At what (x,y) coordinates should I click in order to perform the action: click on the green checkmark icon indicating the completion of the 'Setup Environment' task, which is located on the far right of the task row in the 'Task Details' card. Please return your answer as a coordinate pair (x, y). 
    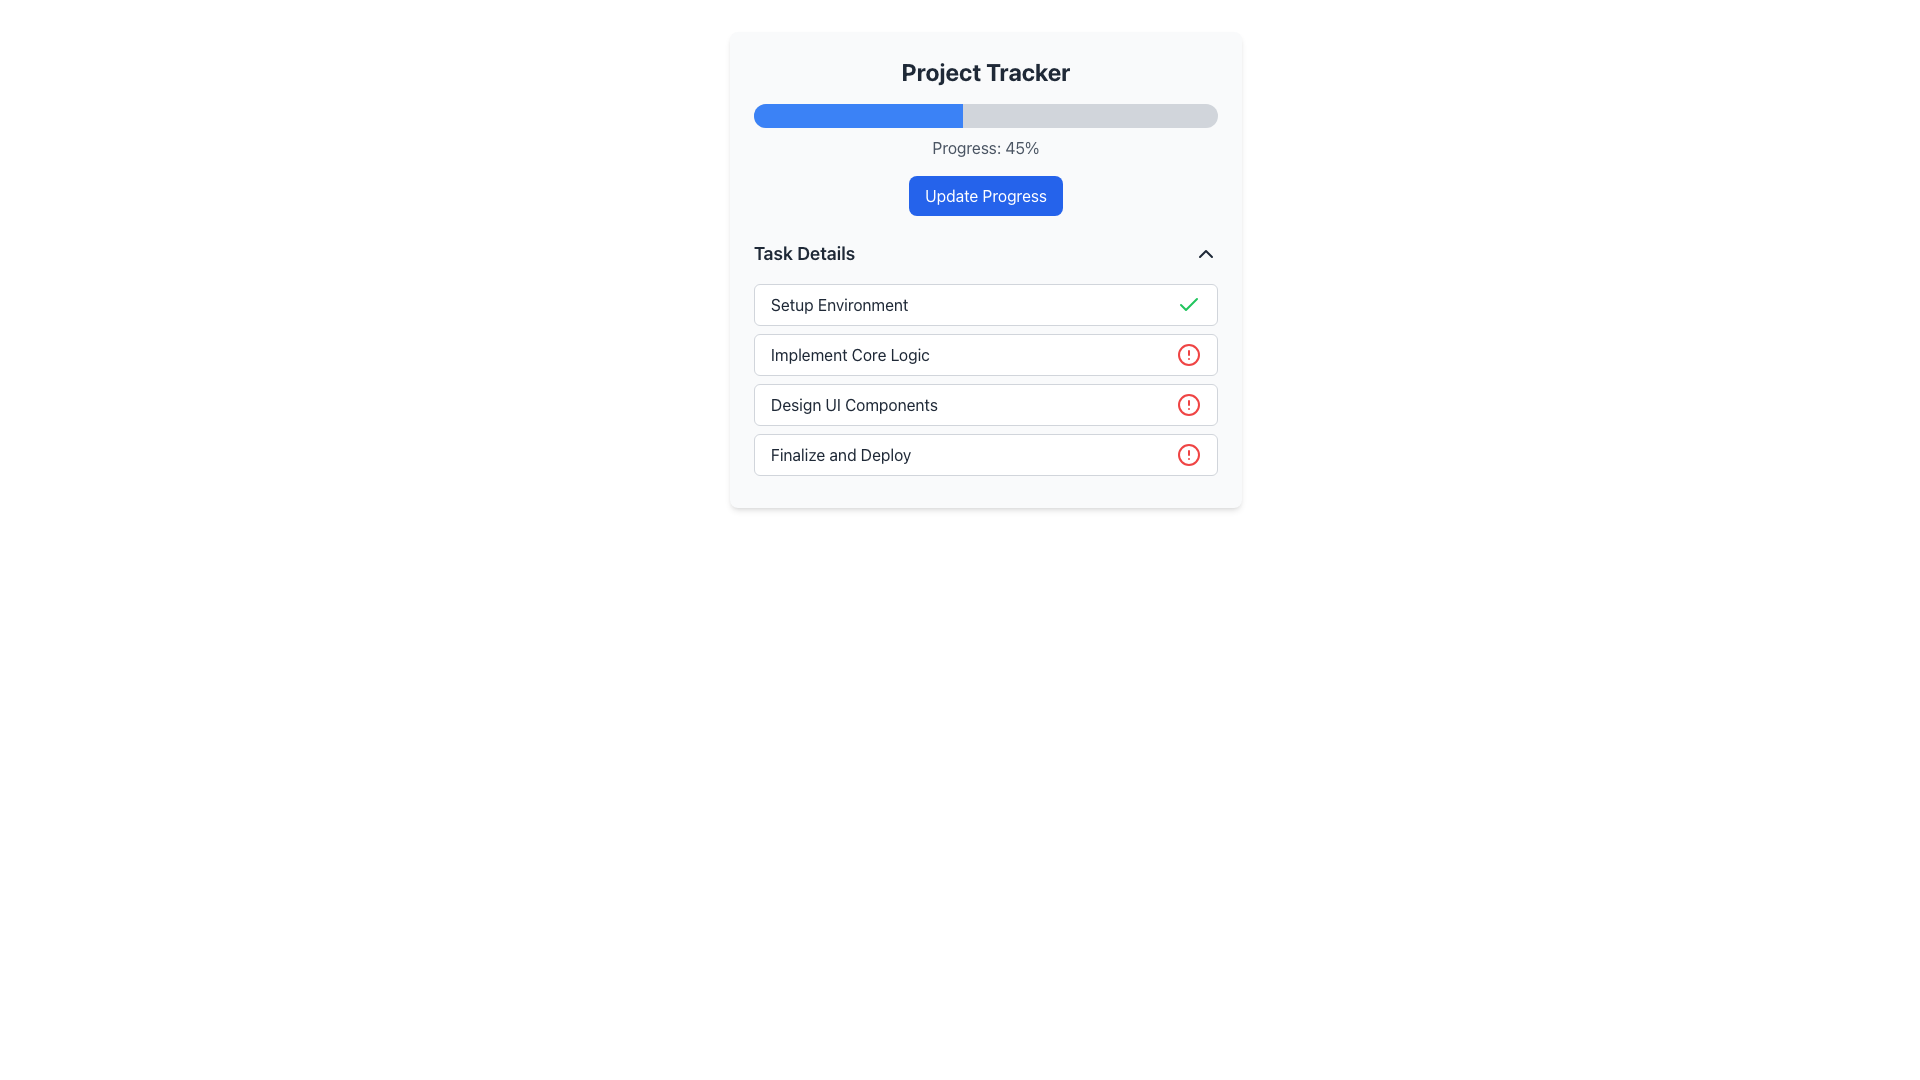
    Looking at the image, I should click on (1189, 304).